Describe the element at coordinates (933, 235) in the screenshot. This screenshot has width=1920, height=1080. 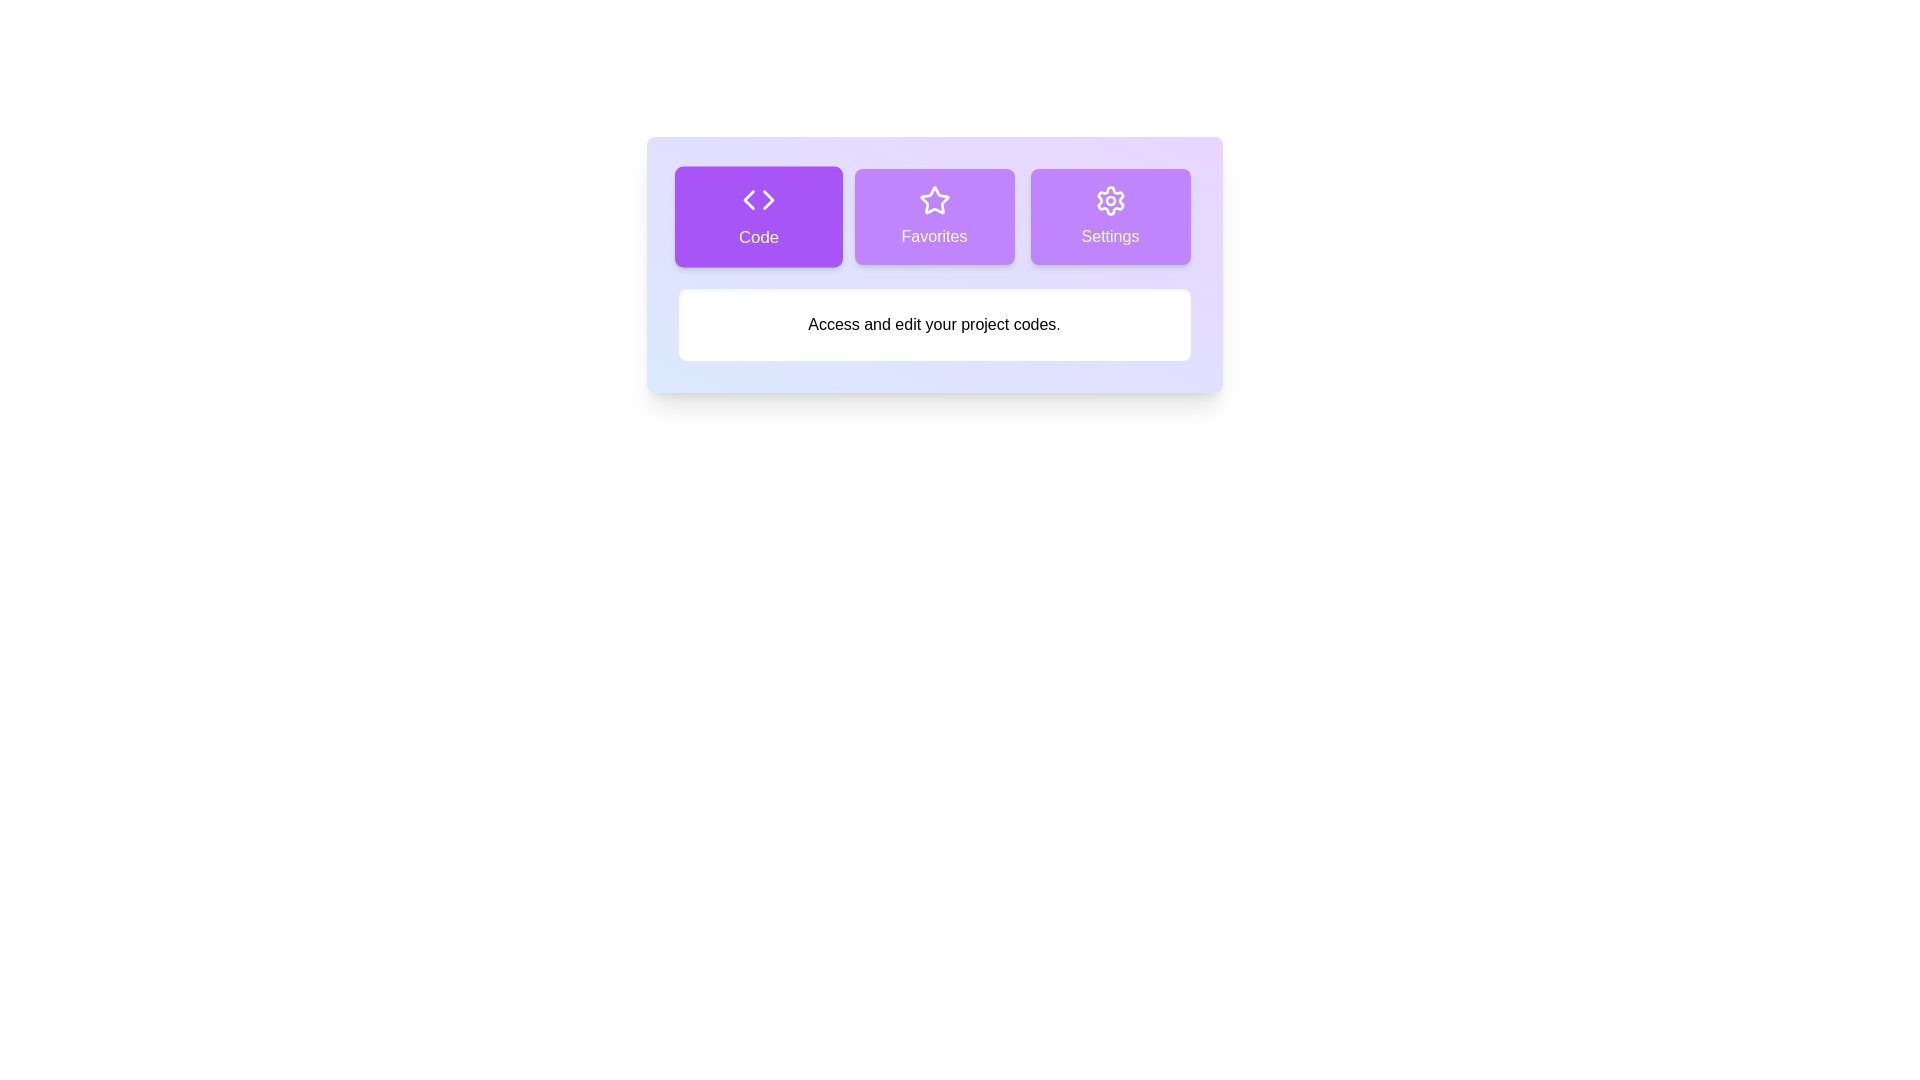
I see `the label indicating 'Favorites' located in the middle of the second card, below the star icon` at that location.